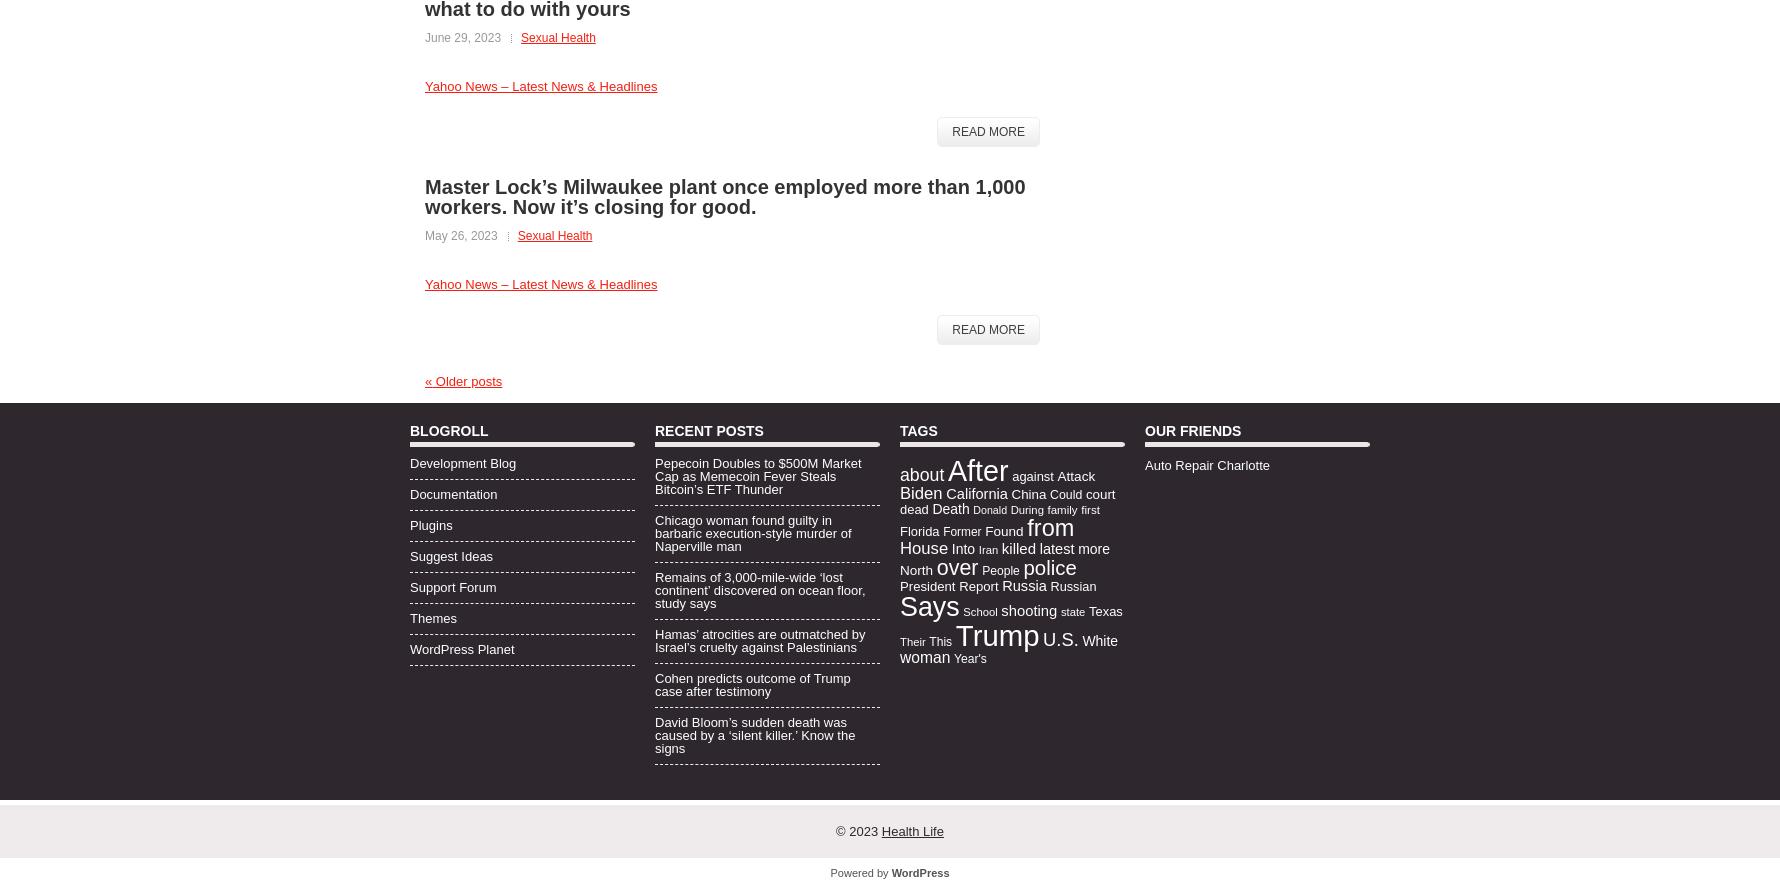  What do you see at coordinates (916, 568) in the screenshot?
I see `'North'` at bounding box center [916, 568].